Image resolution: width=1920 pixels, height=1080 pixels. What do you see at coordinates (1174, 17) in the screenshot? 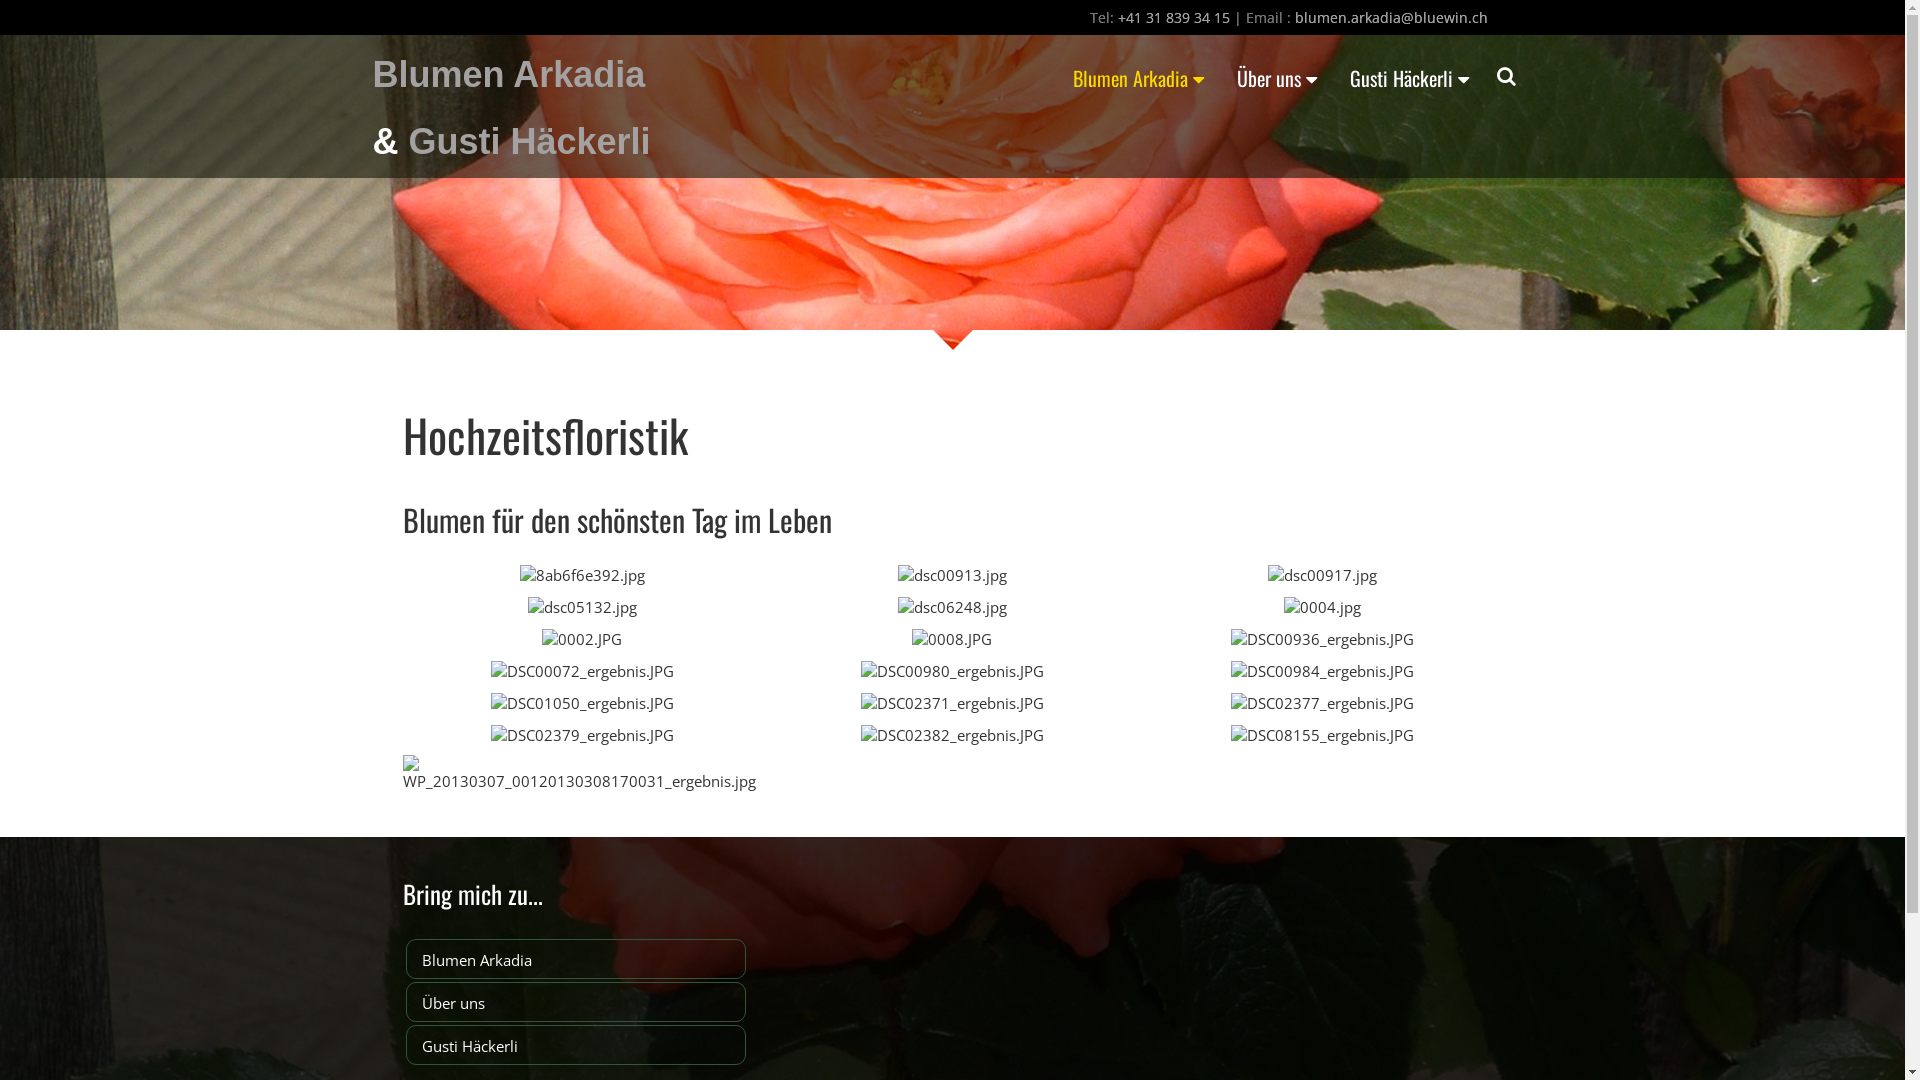
I see `'+41 31 839 34 15'` at bounding box center [1174, 17].